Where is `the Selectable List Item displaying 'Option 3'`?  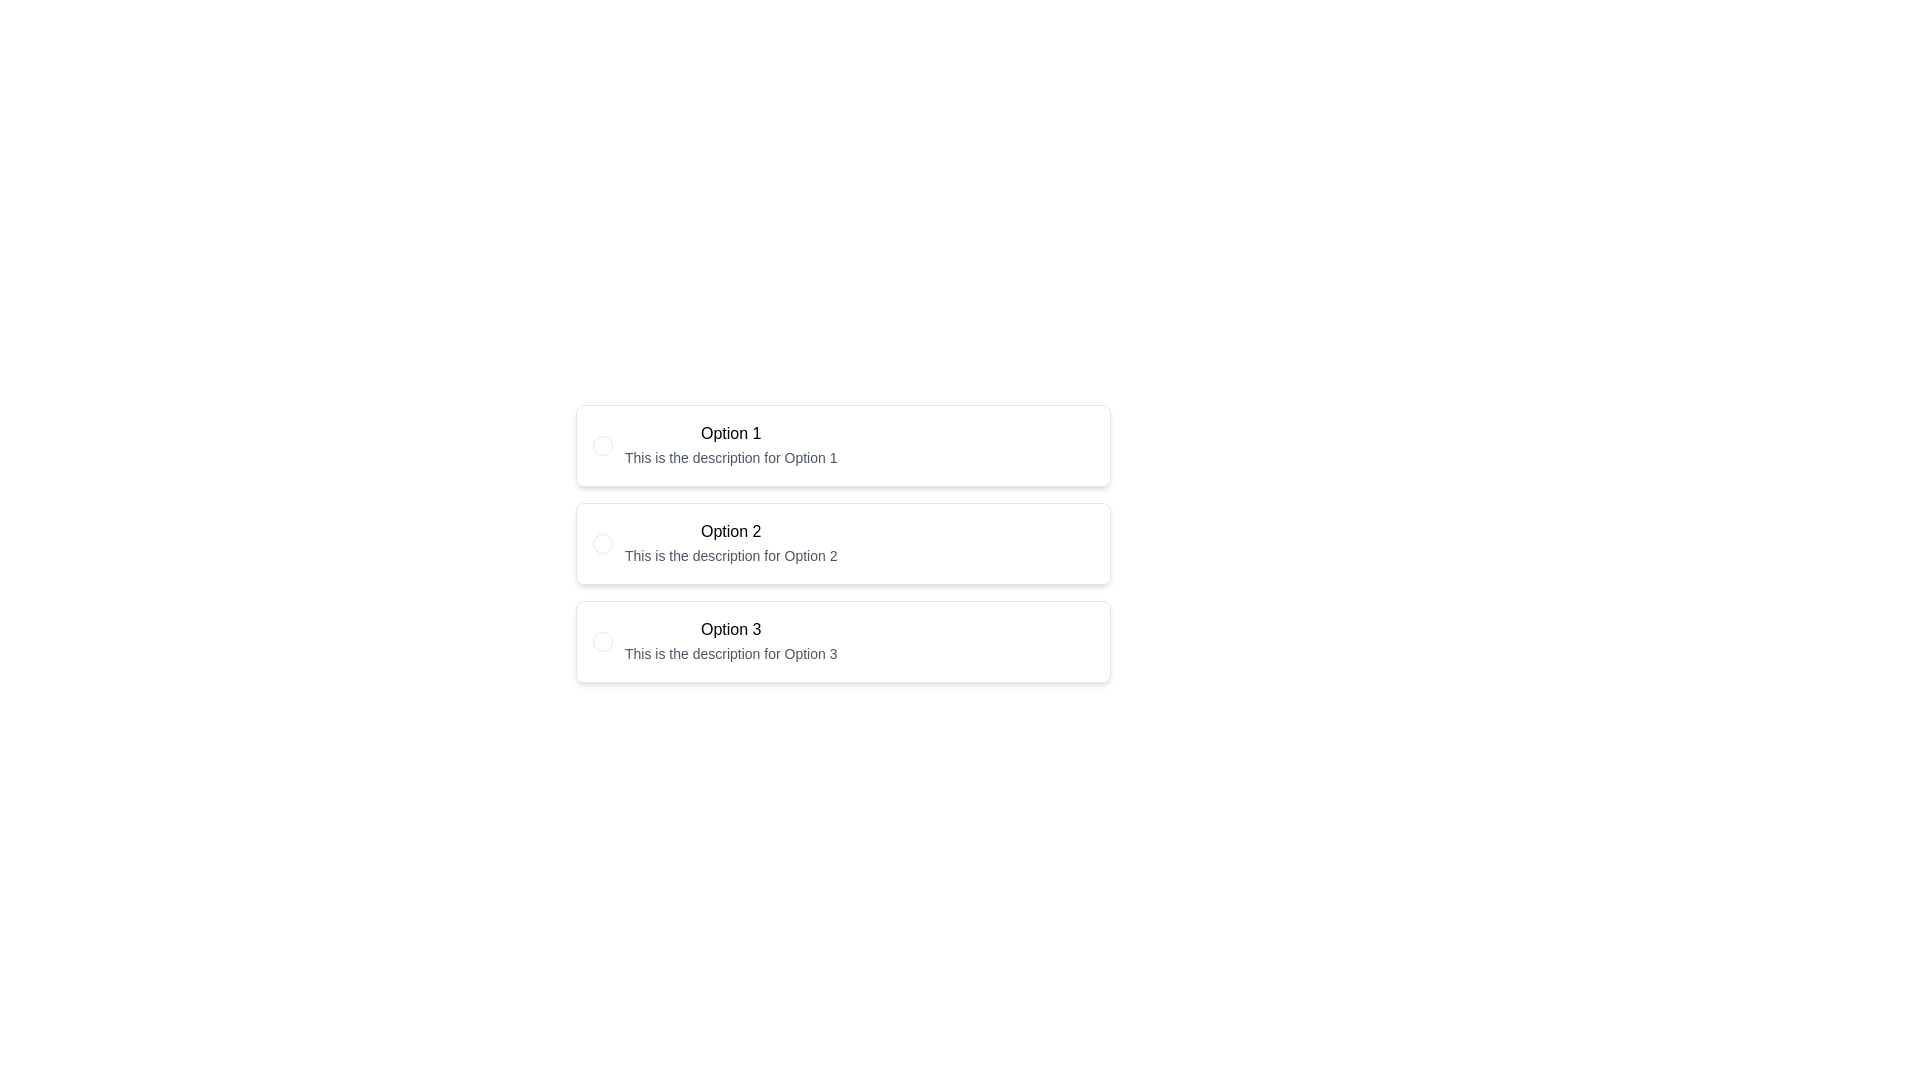 the Selectable List Item displaying 'Option 3' is located at coordinates (730, 641).